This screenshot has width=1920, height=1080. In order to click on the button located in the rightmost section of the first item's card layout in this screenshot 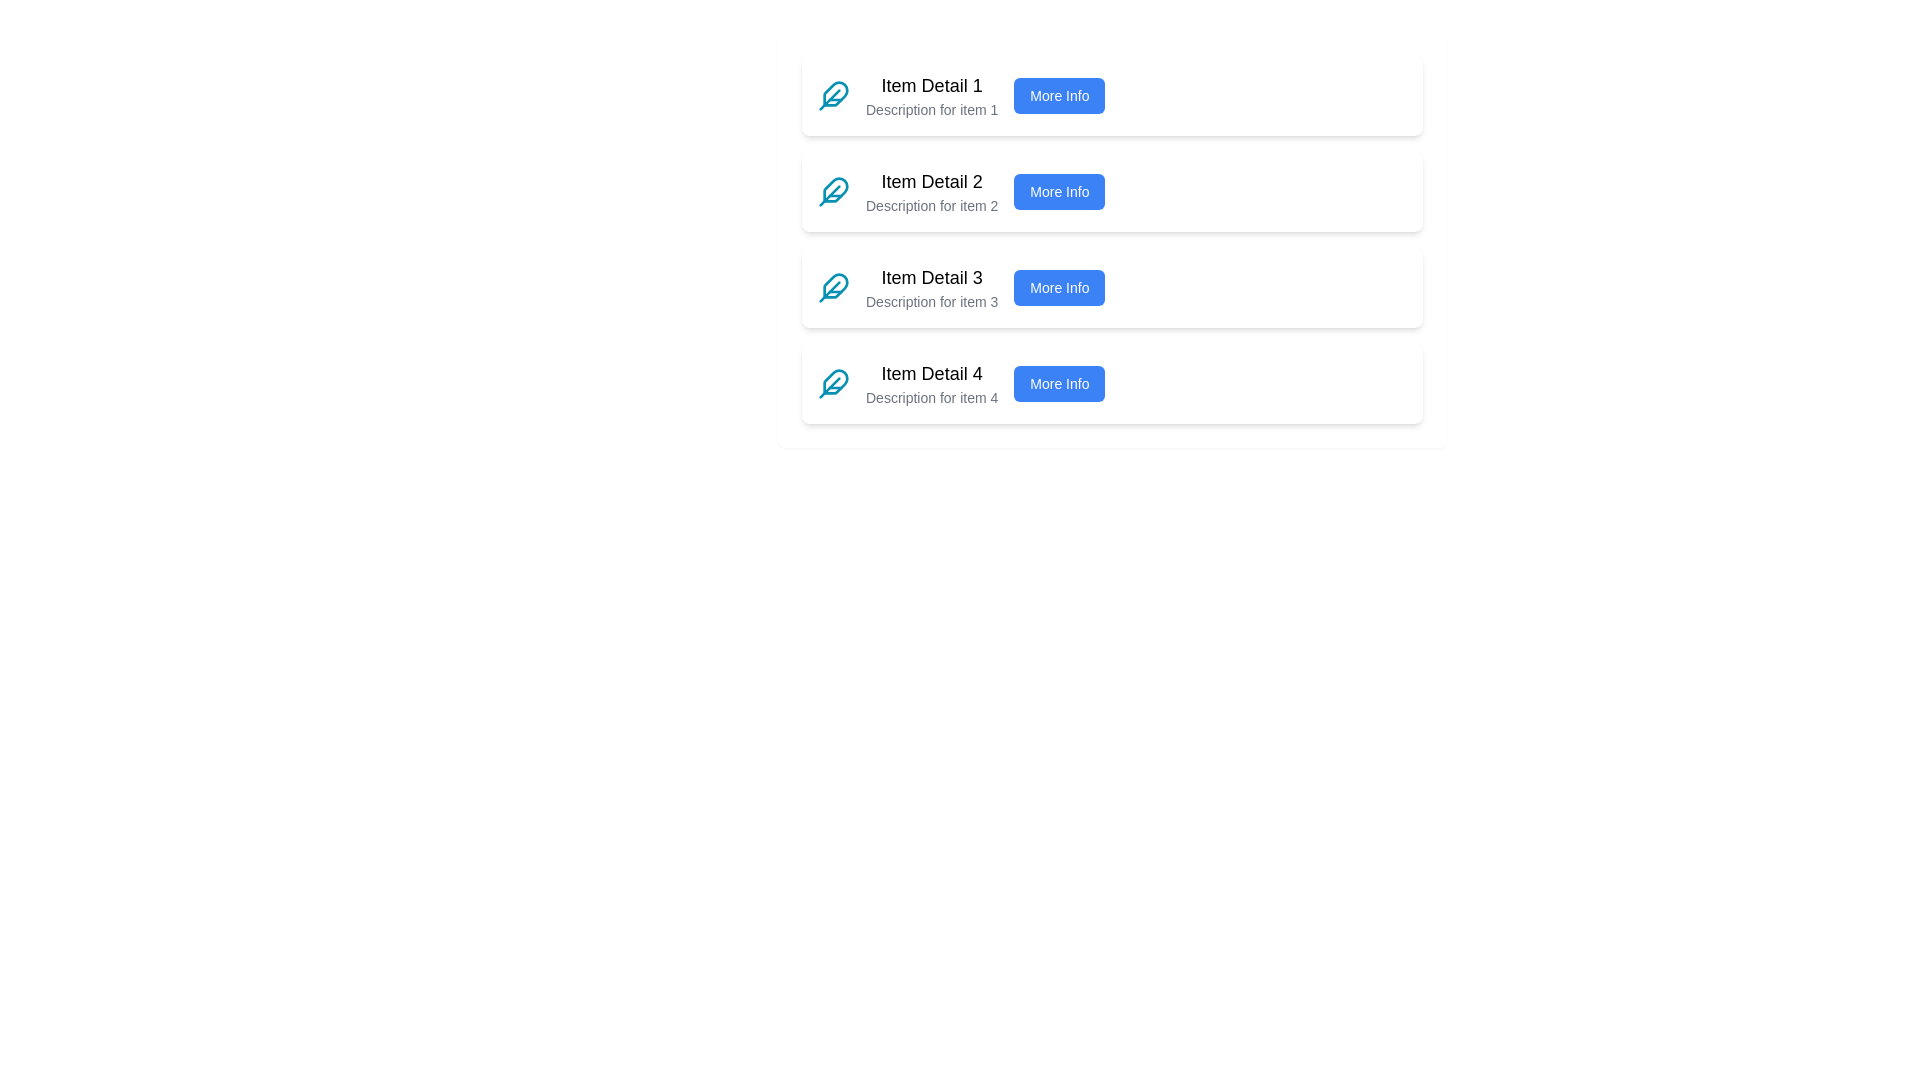, I will do `click(1058, 96)`.